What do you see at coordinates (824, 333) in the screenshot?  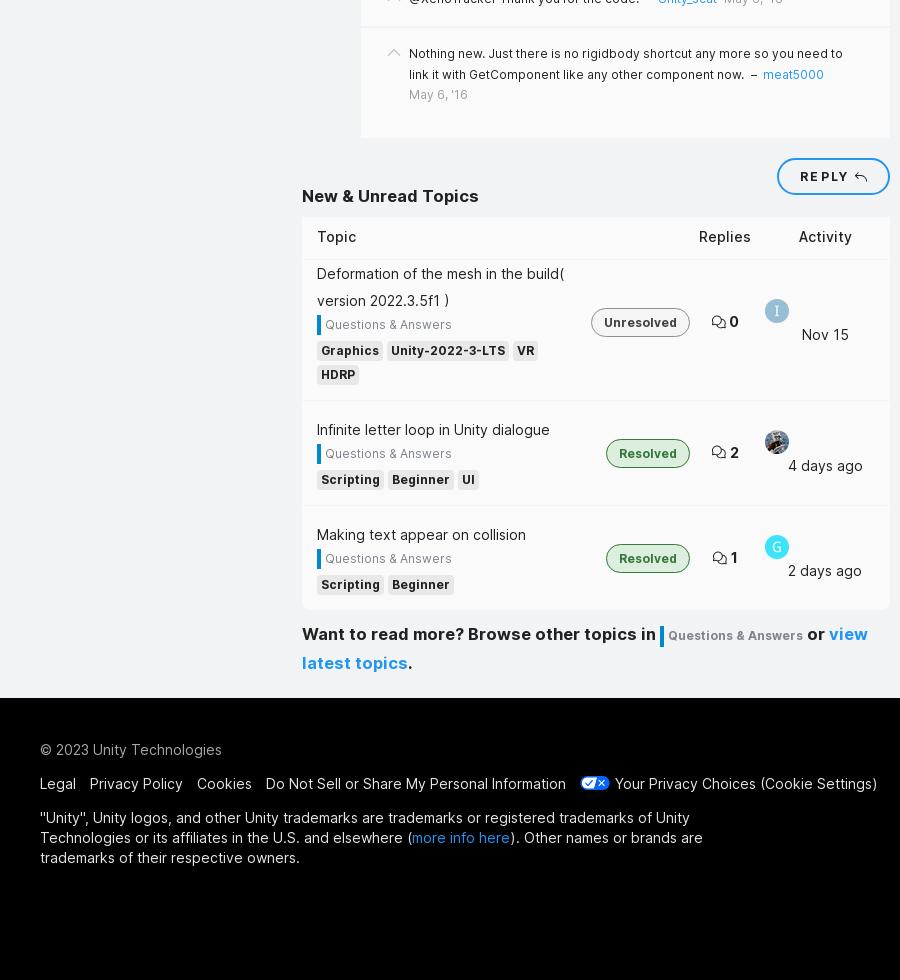 I see `'Nov 15'` at bounding box center [824, 333].